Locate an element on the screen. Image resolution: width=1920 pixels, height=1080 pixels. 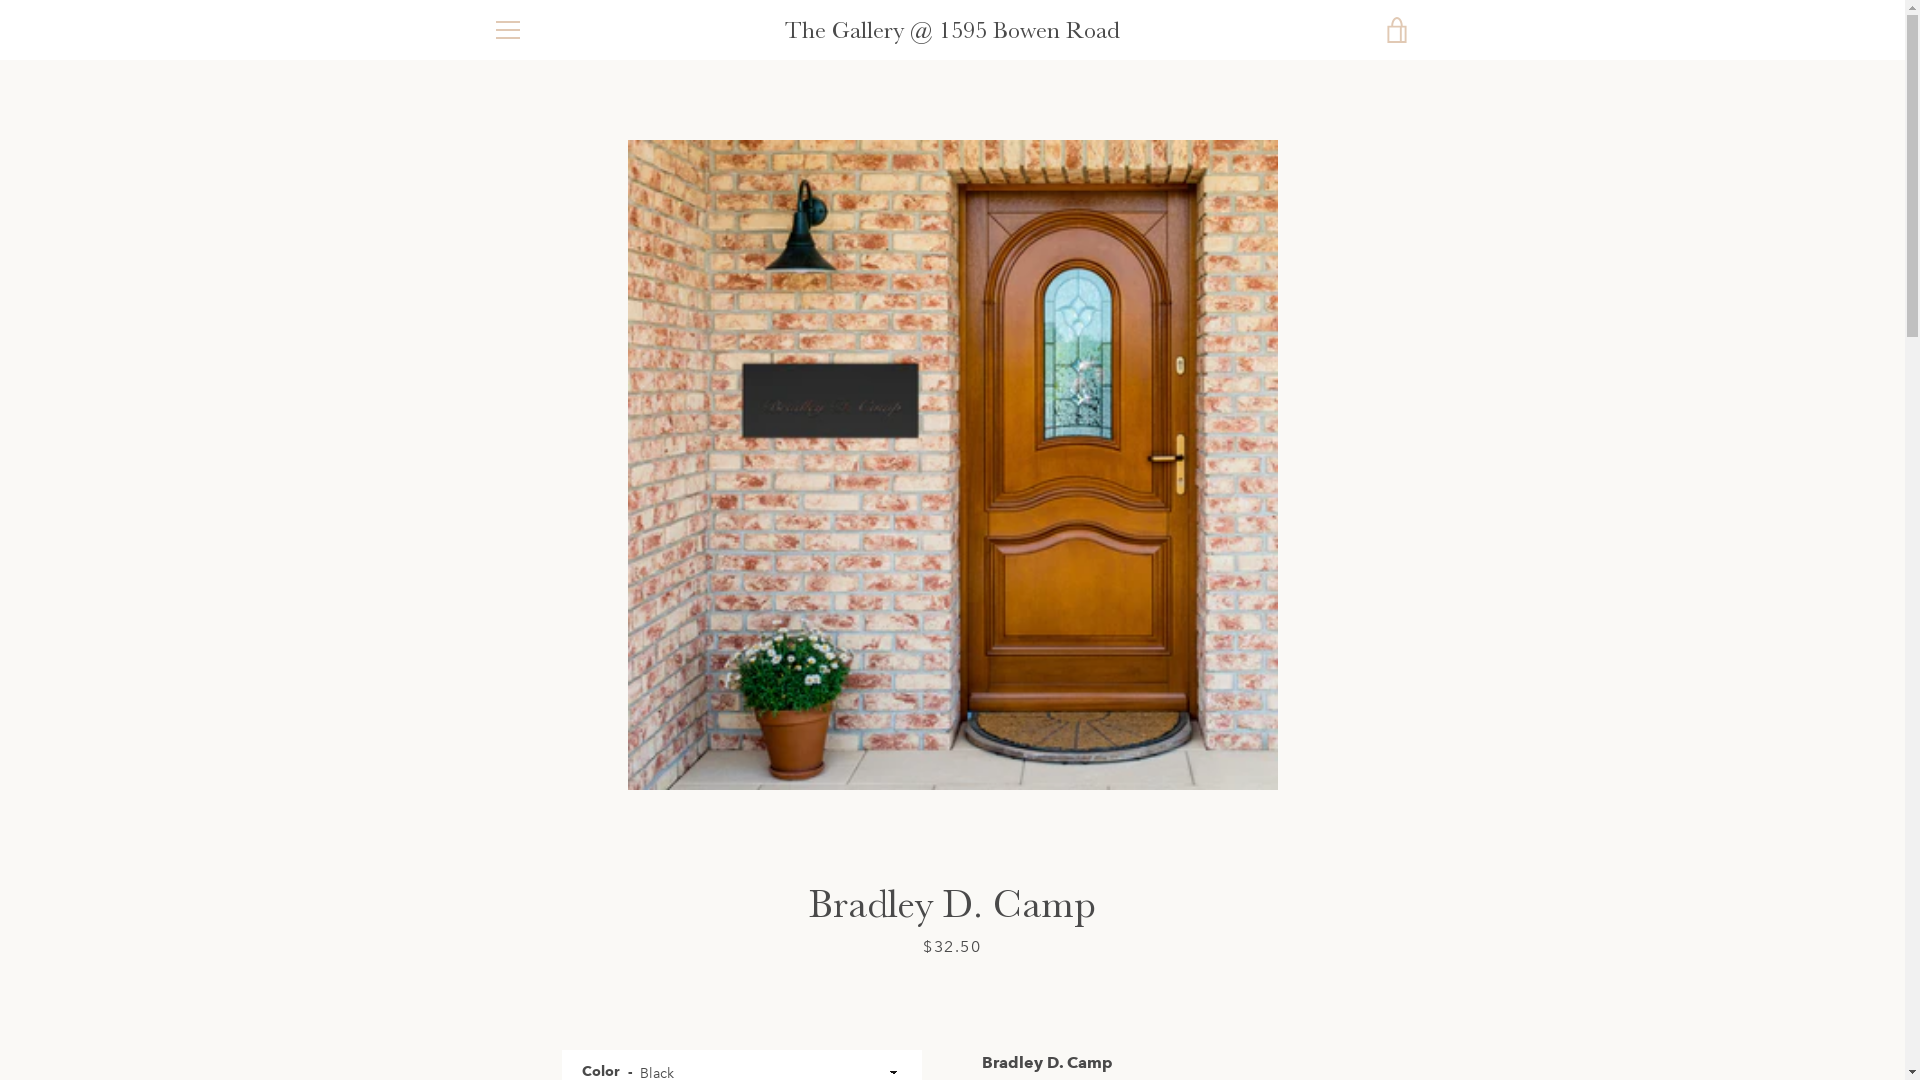
'VIEW CART' is located at coordinates (1395, 30).